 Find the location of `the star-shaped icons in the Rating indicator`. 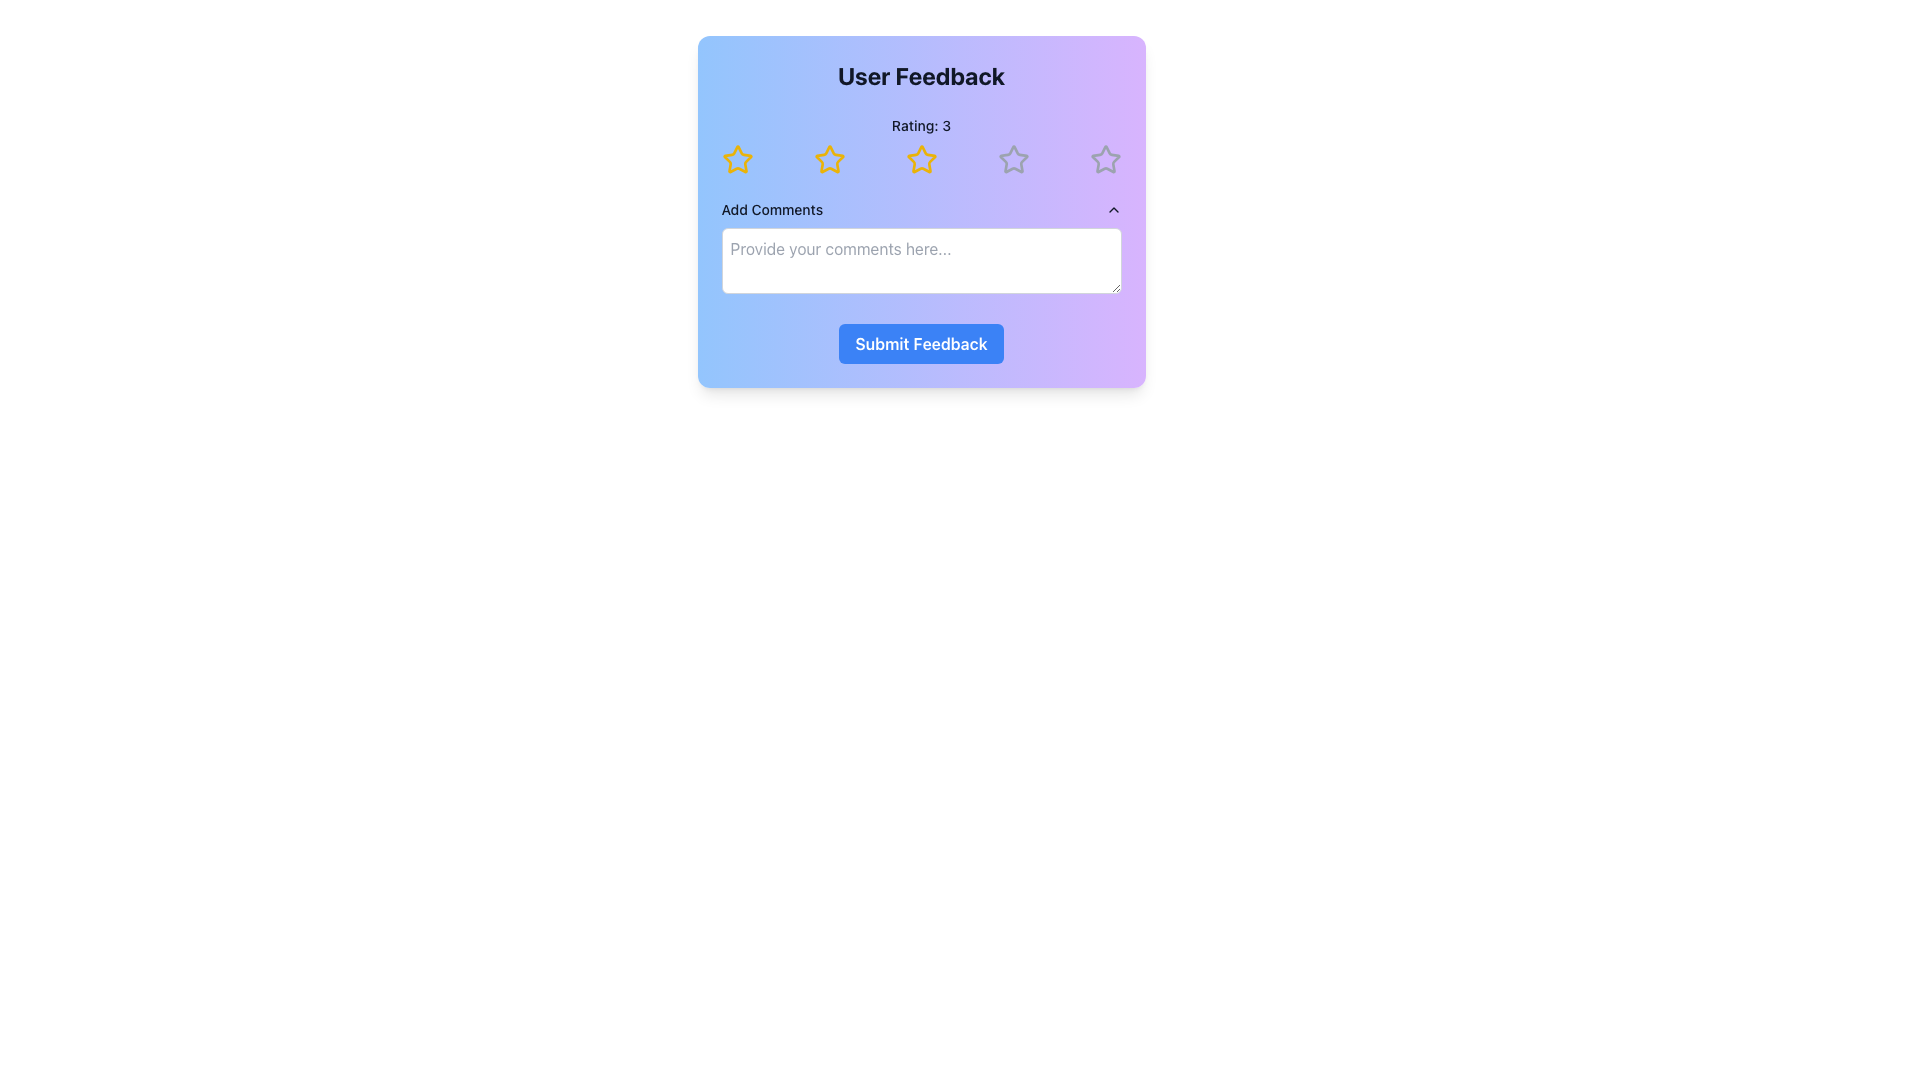

the star-shaped icons in the Rating indicator is located at coordinates (920, 145).